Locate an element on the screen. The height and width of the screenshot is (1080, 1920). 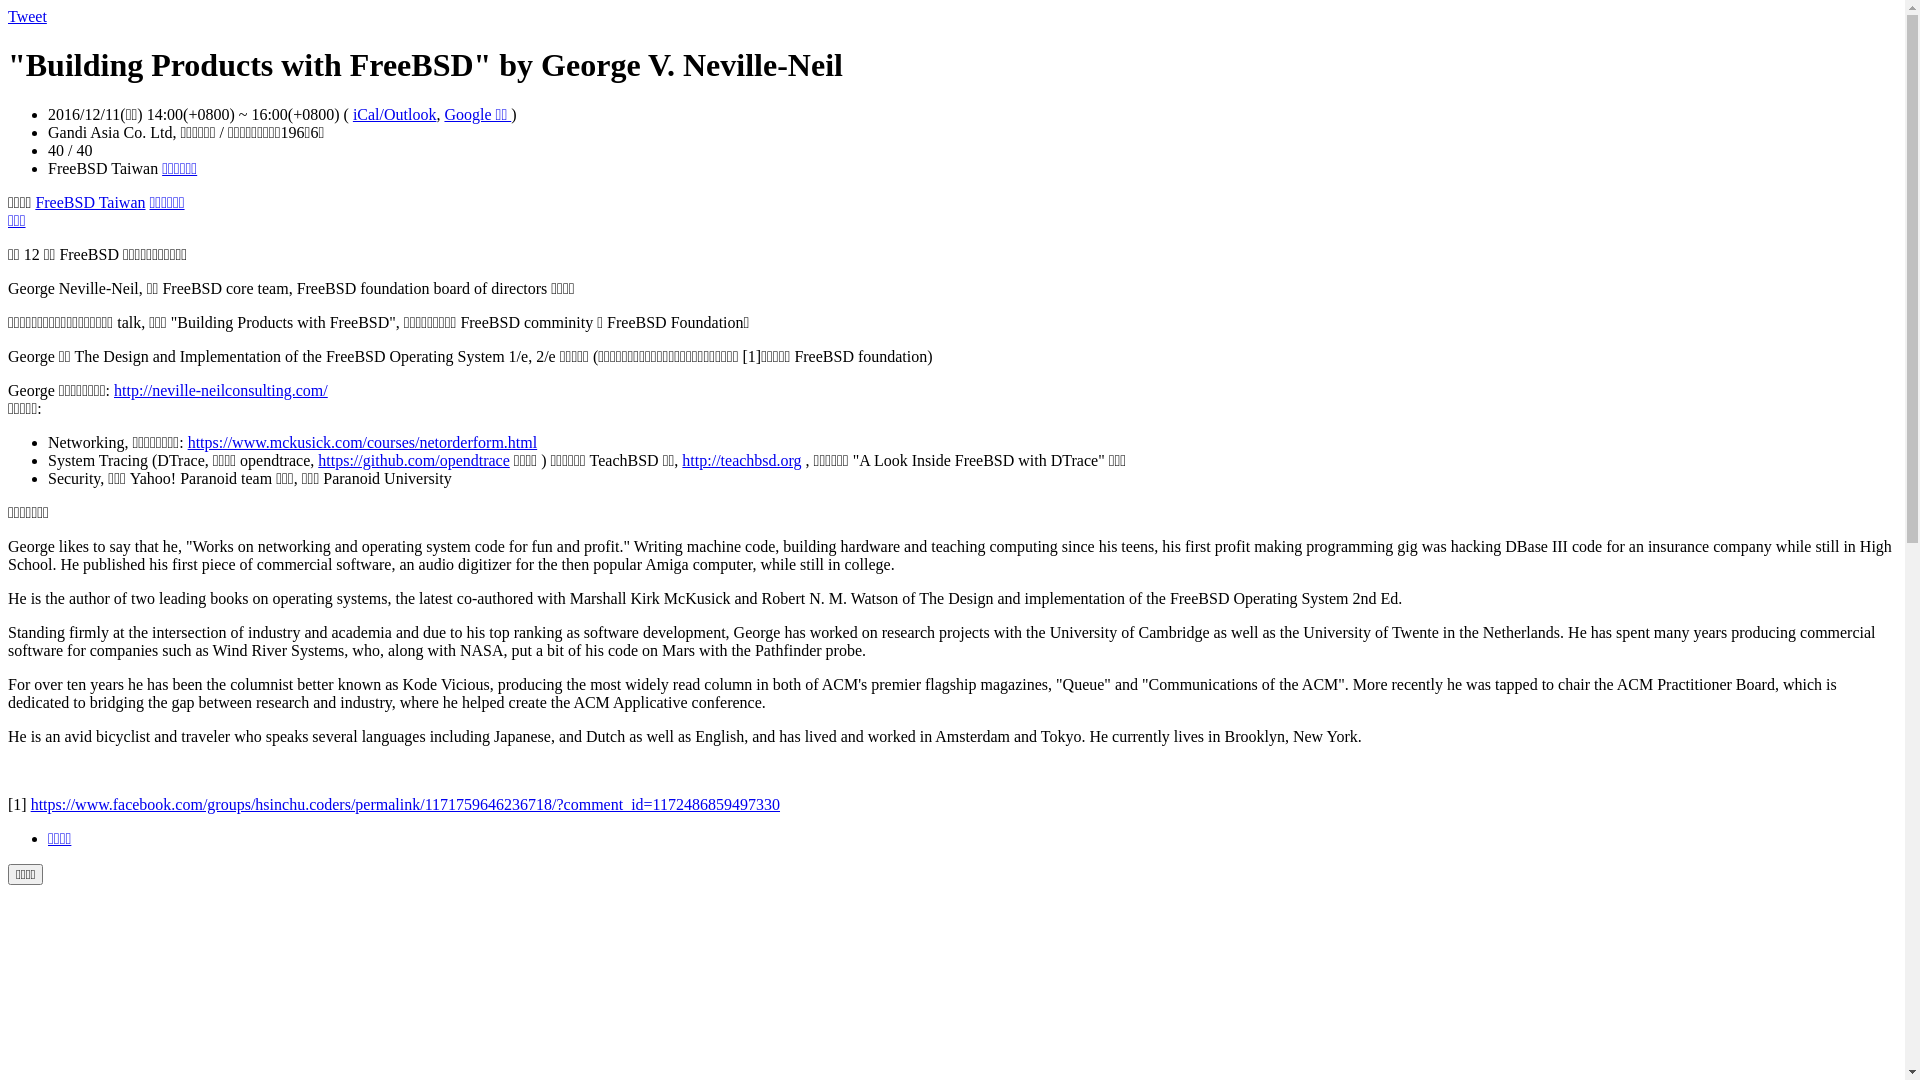
'Tweet' is located at coordinates (27, 16).